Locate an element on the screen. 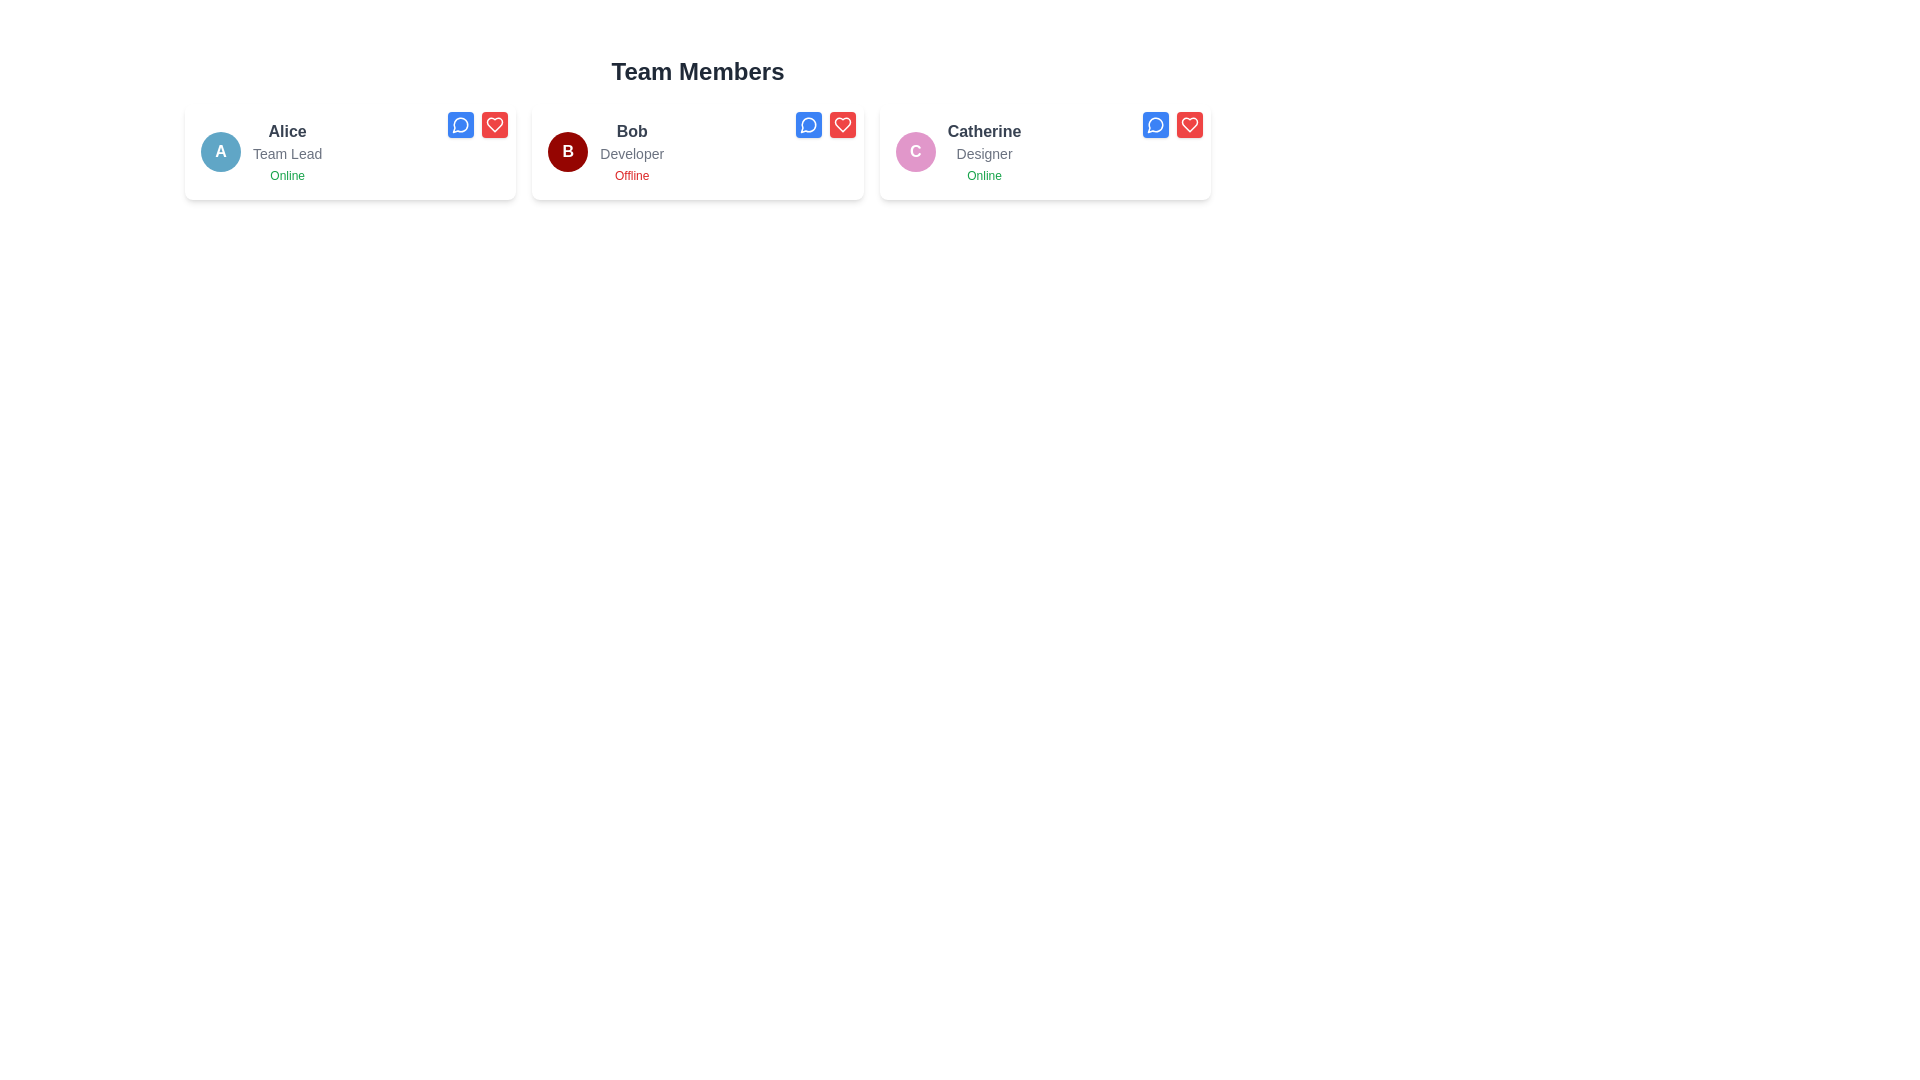 The image size is (1920, 1080). the static text label indicating 'Team Lead' for the individual 'Alice', located within the card labeled 'Alice', positioned in the middle of three text items is located at coordinates (286, 153).